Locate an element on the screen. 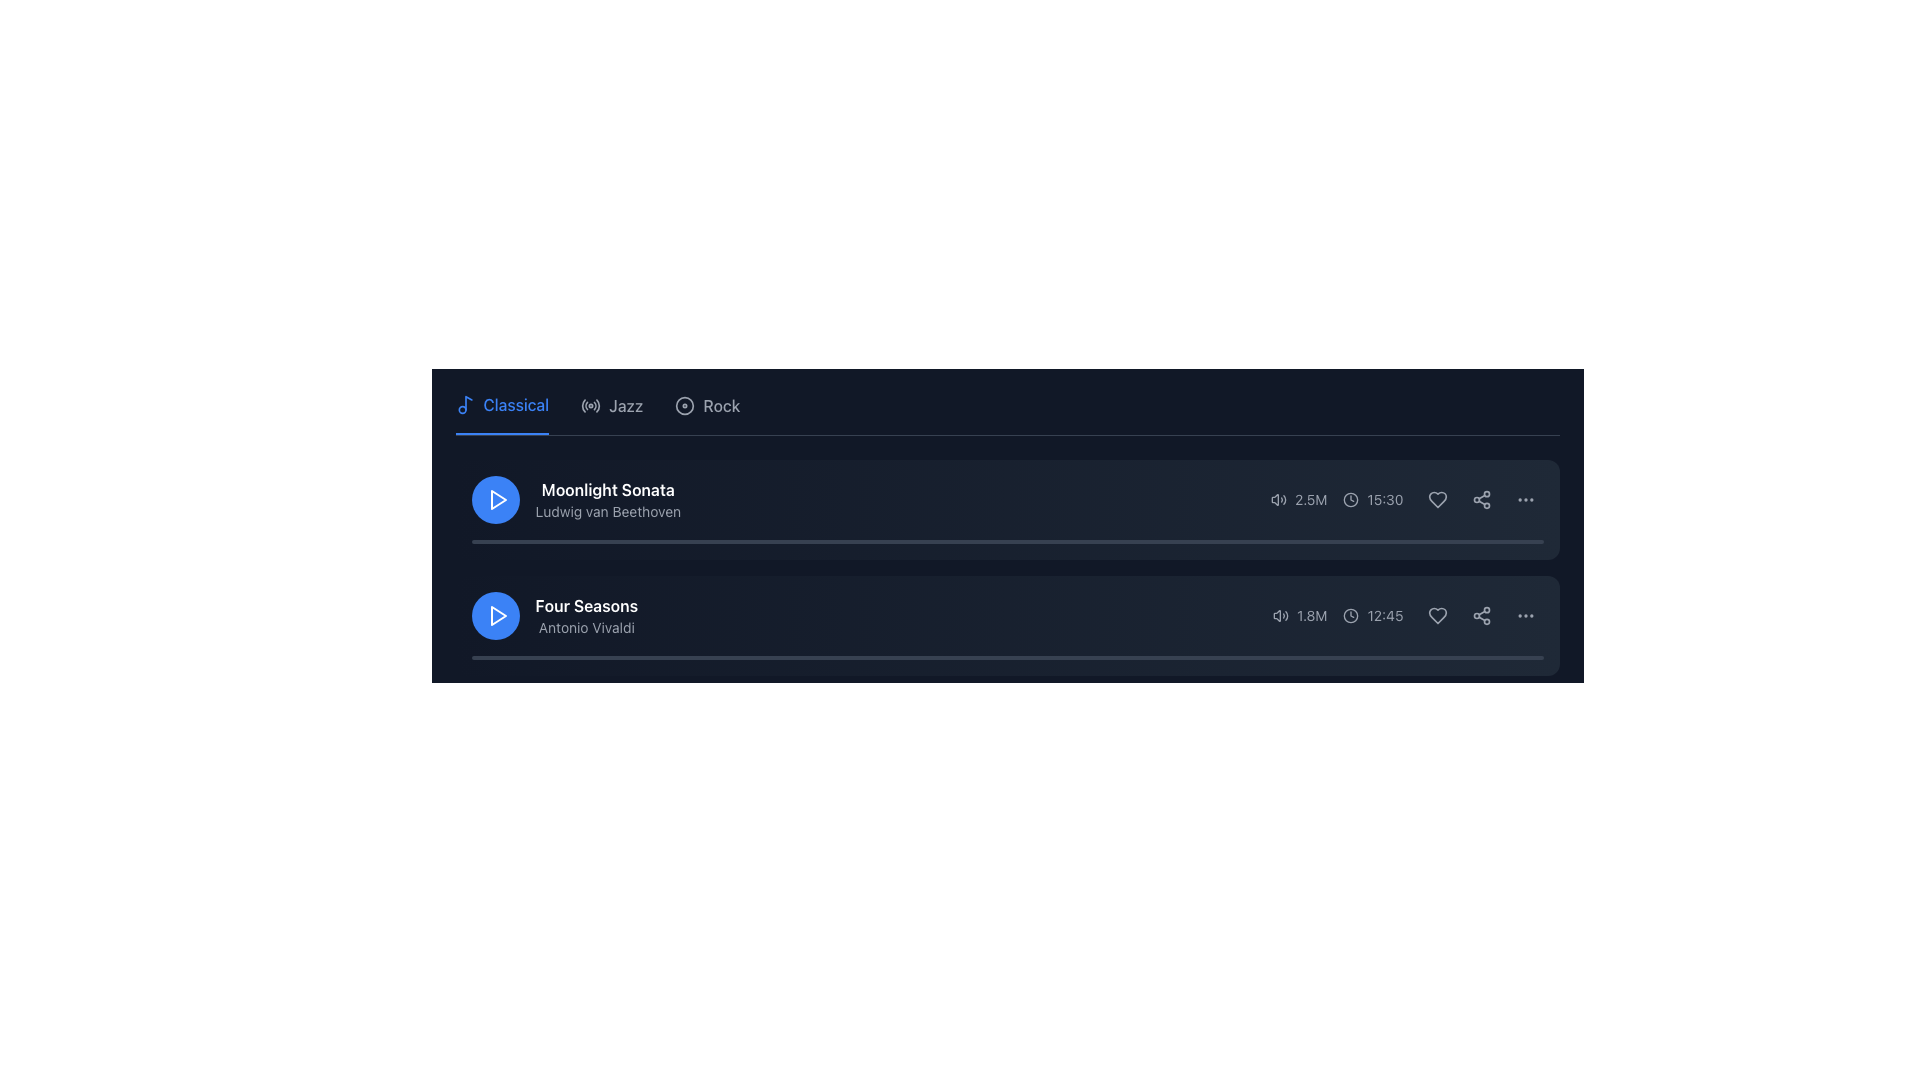  the ellipsis icon button, which is a horizontally aligned icon with three evenly spaced gray dots, located at the right edge of a list item is located at coordinates (1524, 499).